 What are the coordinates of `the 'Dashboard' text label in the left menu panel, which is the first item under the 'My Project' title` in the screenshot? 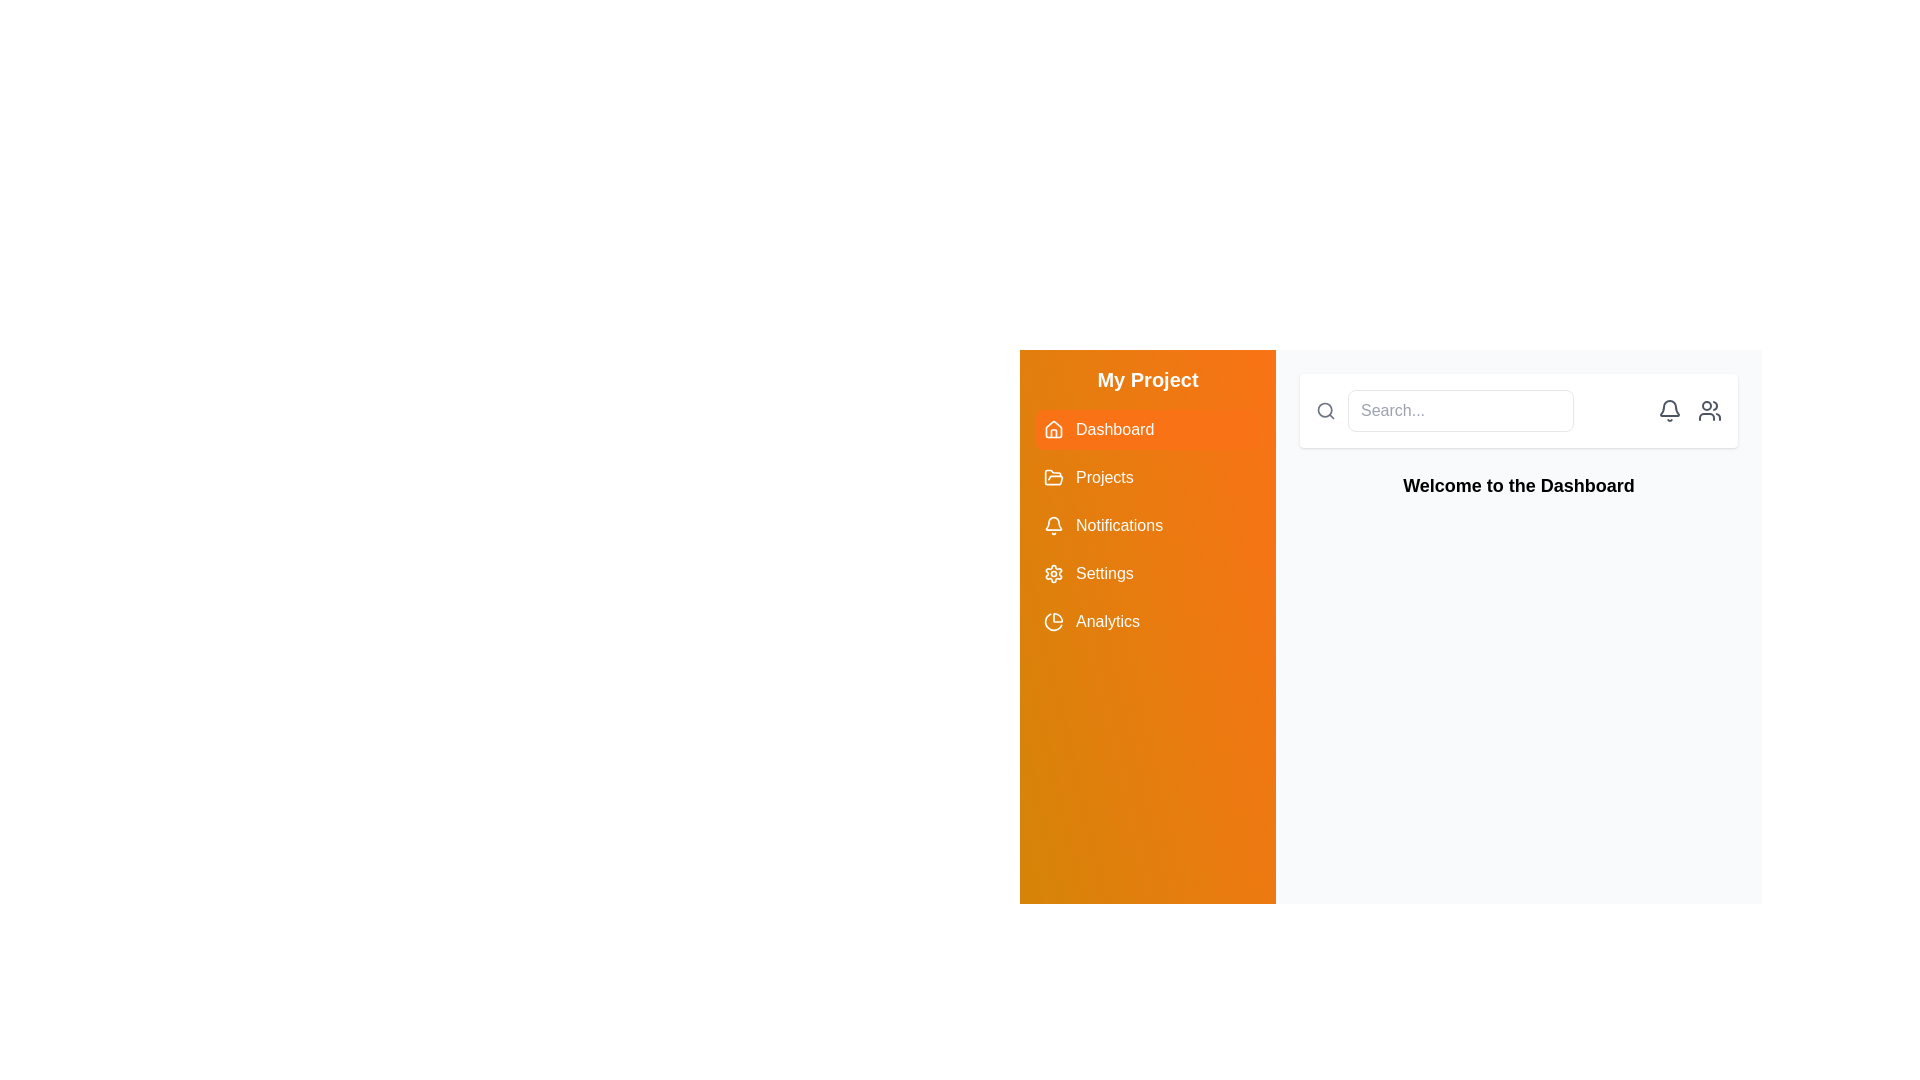 It's located at (1114, 428).